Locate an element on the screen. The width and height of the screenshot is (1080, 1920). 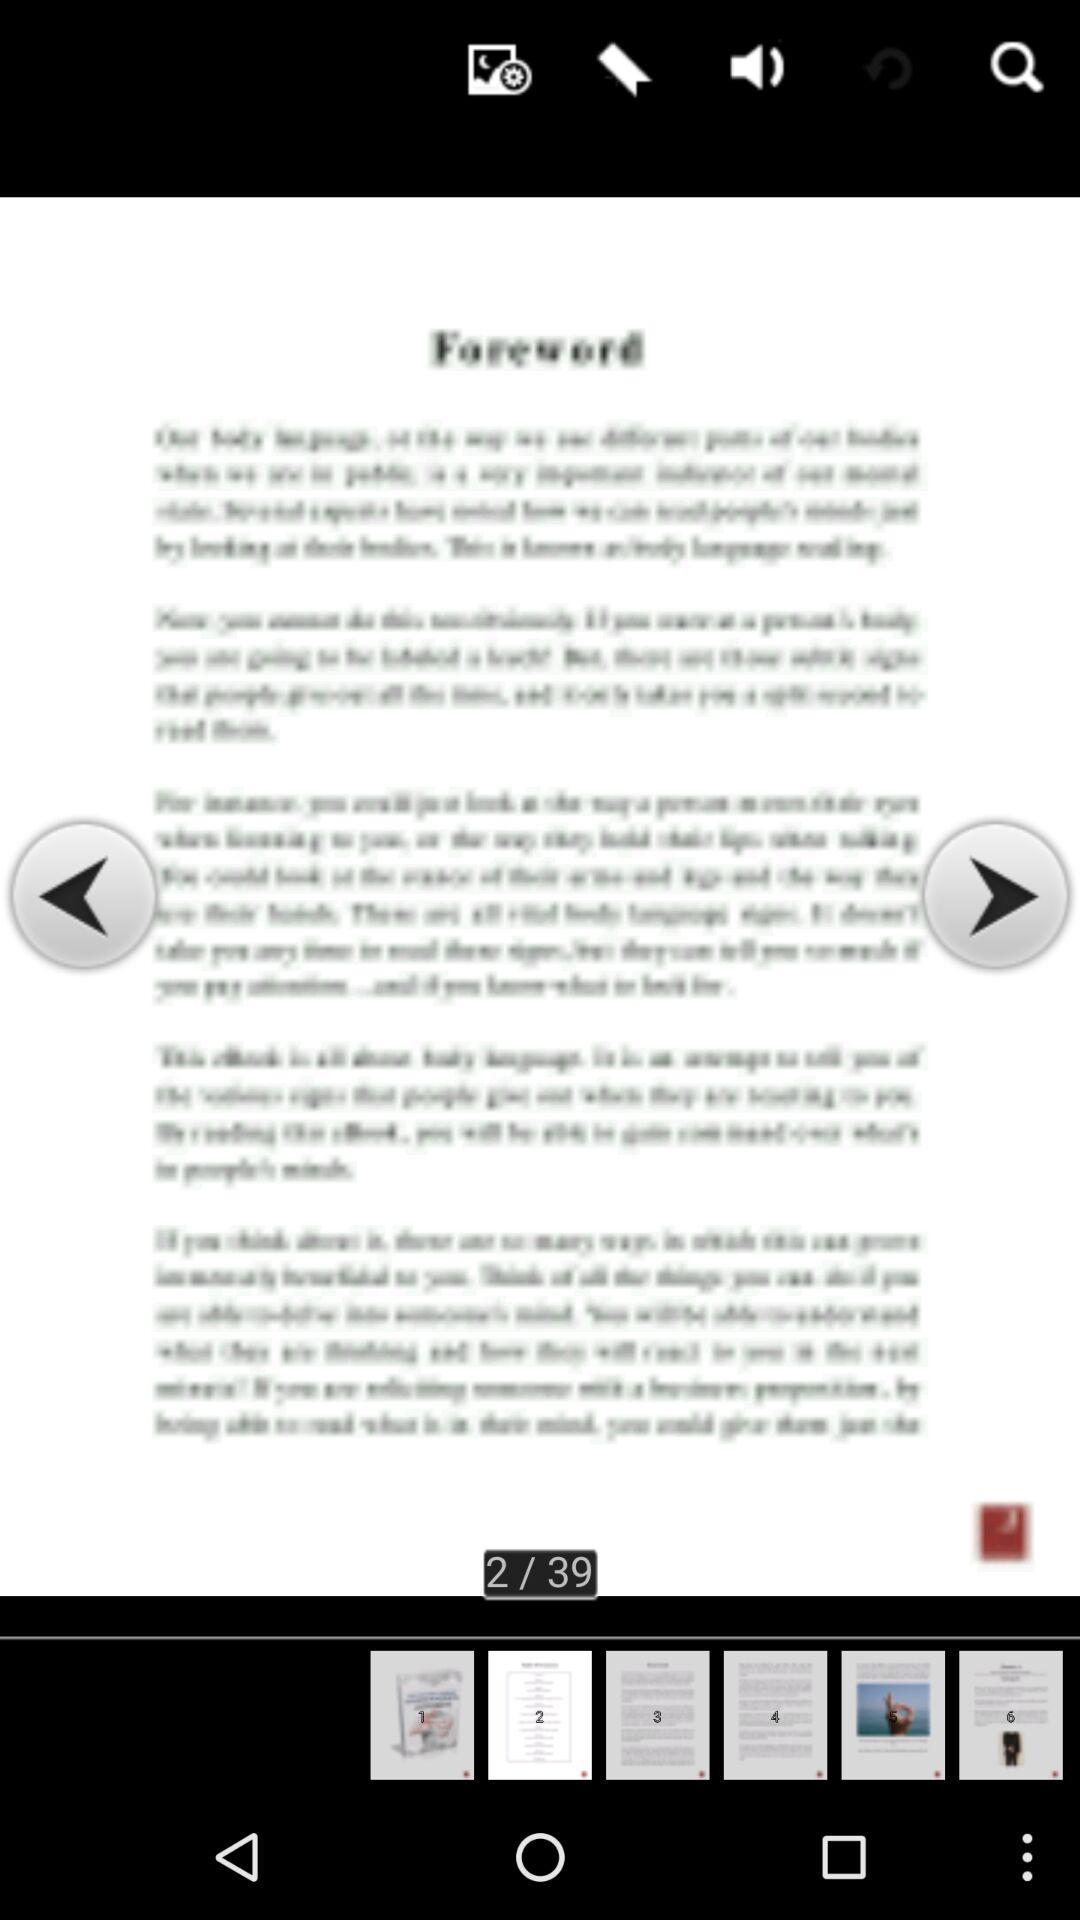
the search icon is located at coordinates (1014, 70).